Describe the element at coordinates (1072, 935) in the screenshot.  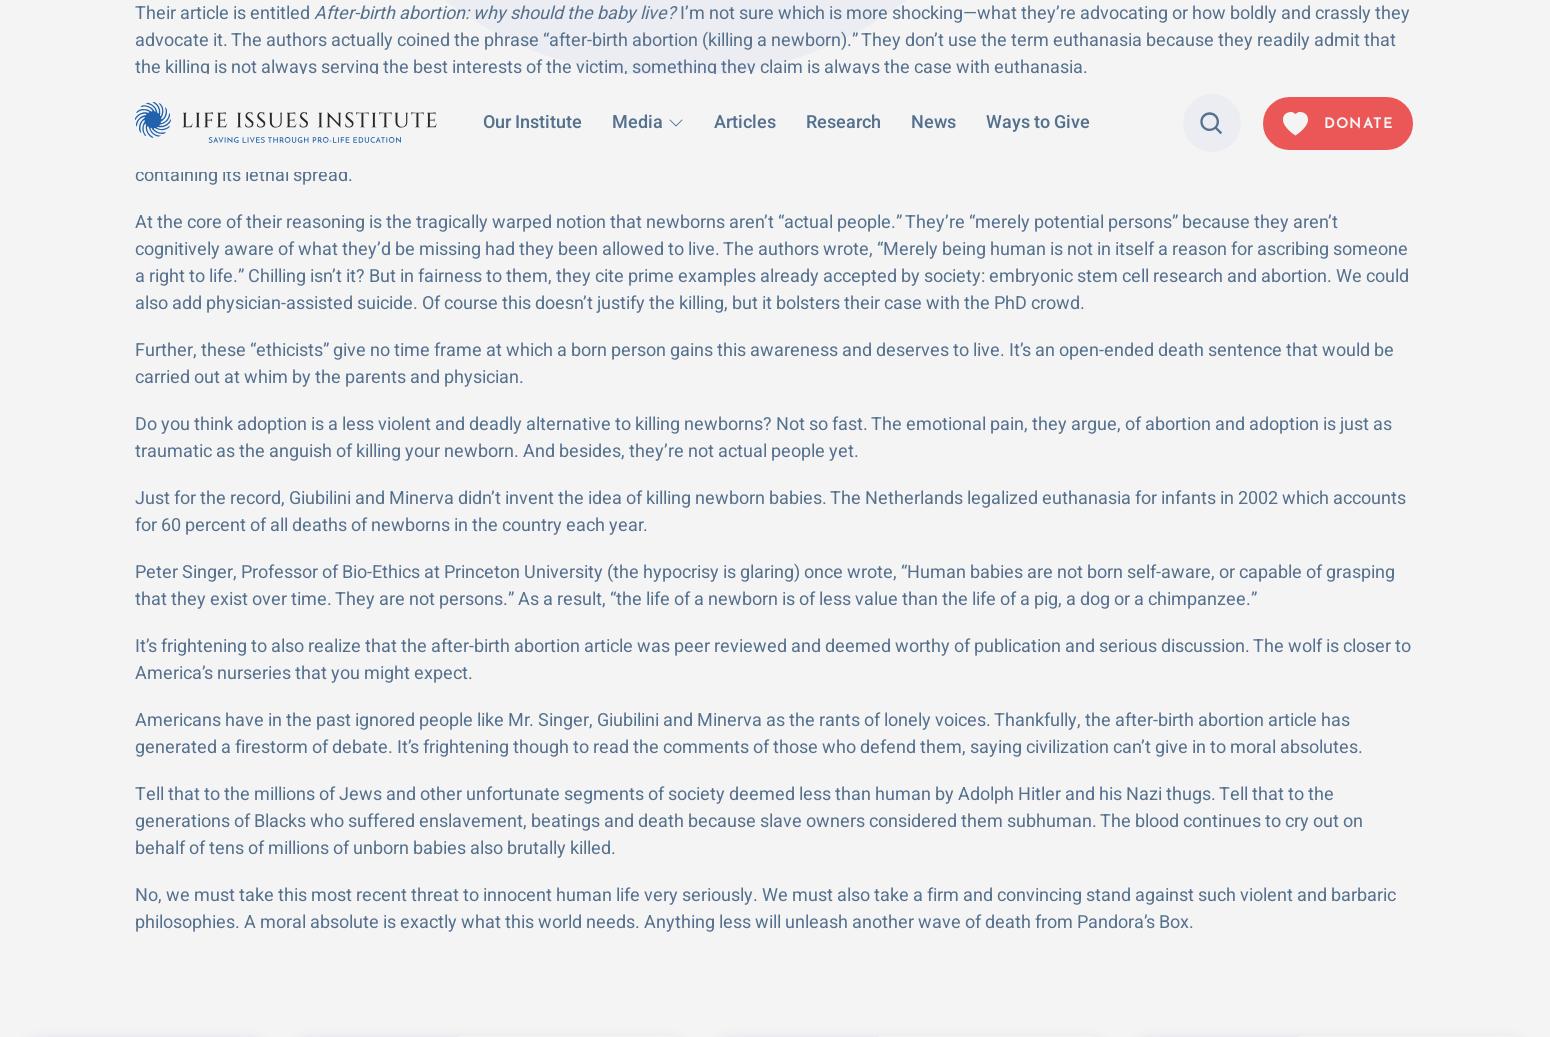
I see `'Careers'` at that location.